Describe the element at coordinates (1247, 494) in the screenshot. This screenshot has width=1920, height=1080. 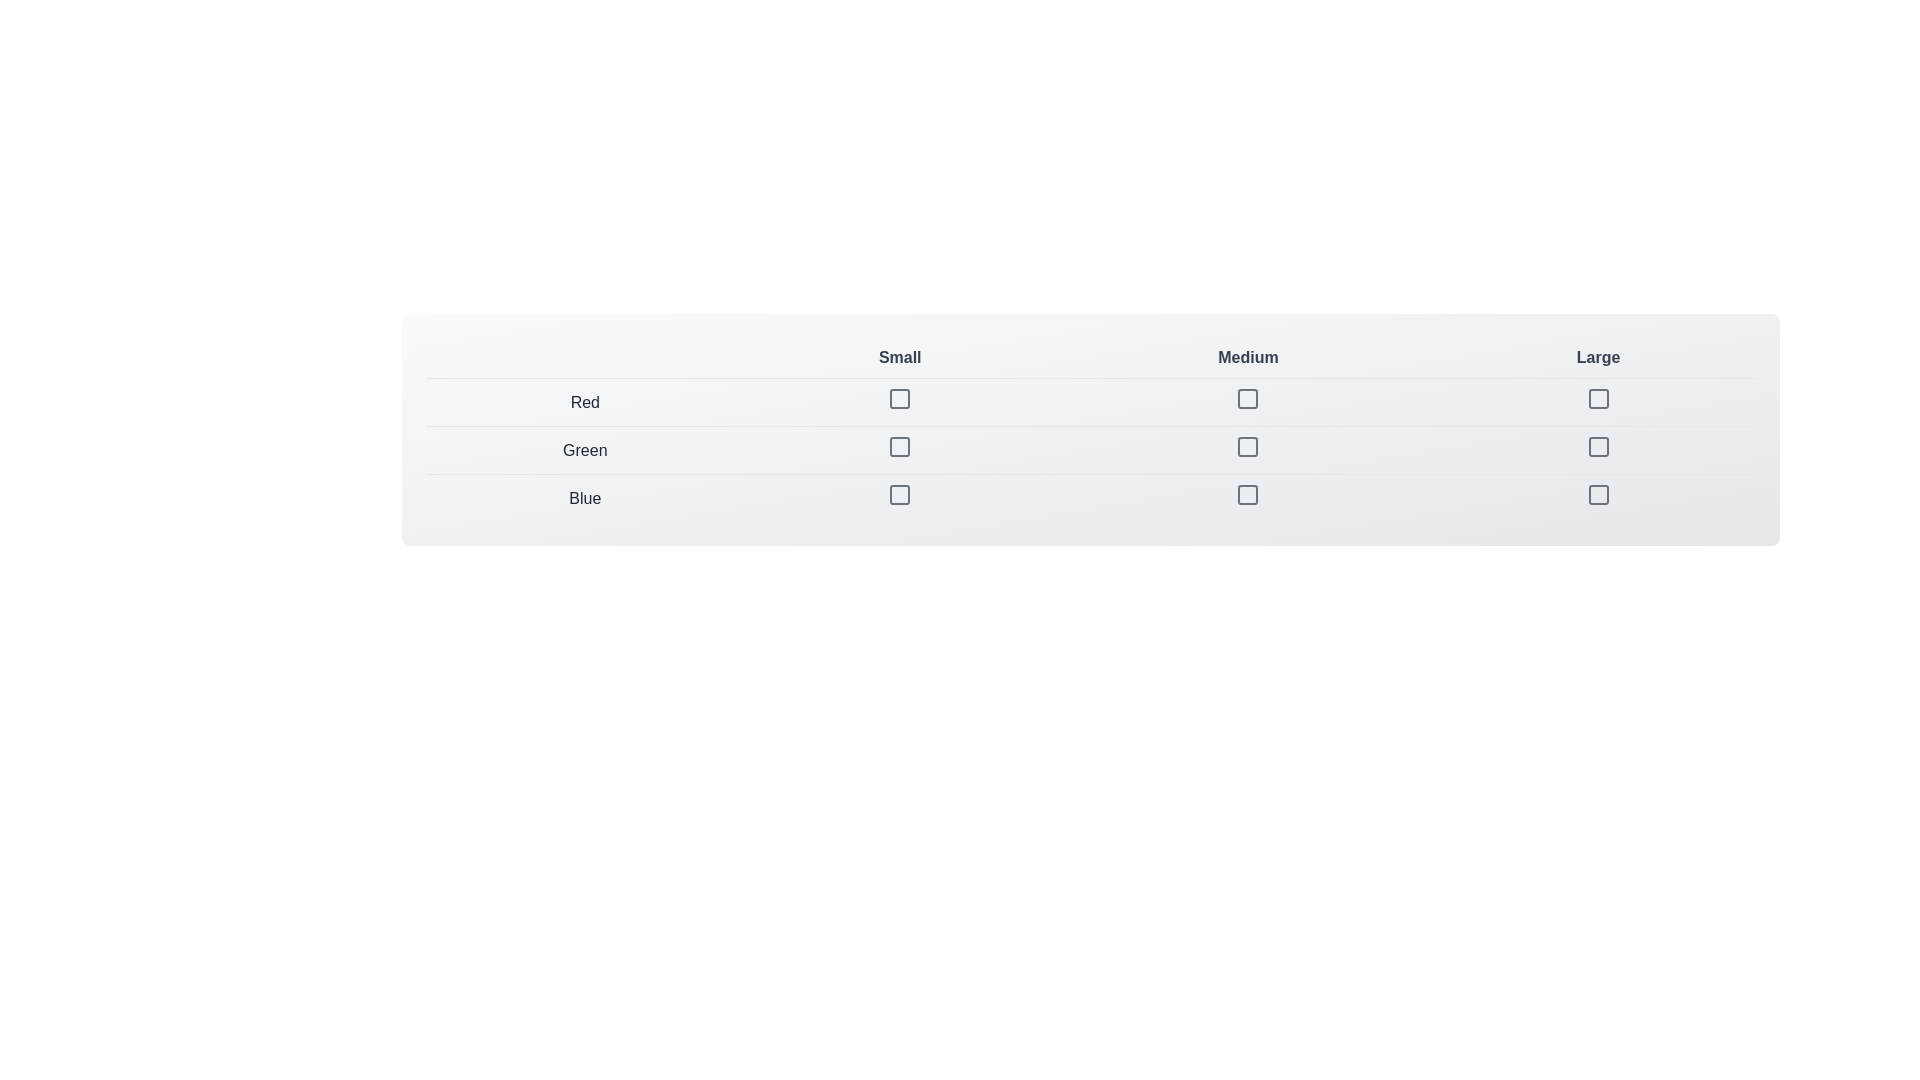
I see `the checkbox in the medium category for the Blue row` at that location.